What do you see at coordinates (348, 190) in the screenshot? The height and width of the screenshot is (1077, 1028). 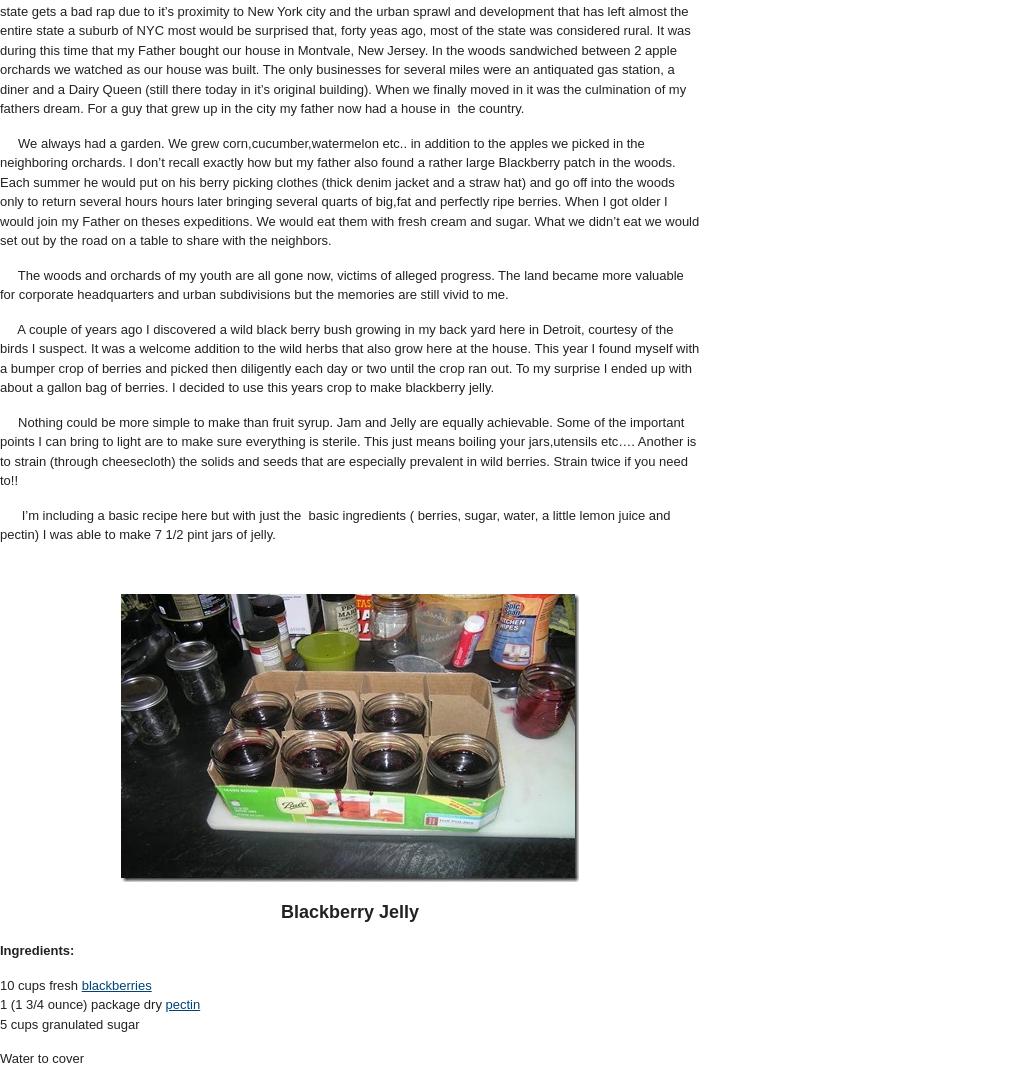 I see `'We always had a garden. We grew corn,cucumber,watermelon etc.. in addition to the apples we picked in the neighboring orchards. I don’t recall exactly how but my father also found a rather large Blackberry patch in the woods. Each summer he would put on his berry picking clothes (thick denim jacket and a straw hat) and go off into the woods only to return several hours hours later bringing several quarts of big,fat and perfectly ripe berries. When I got older I would join my Father on theses expeditions. We would eat them with fresh cream and sugar. What we didn’t eat we would set out by the road on a table to share with the neighbors.'` at bounding box center [348, 190].